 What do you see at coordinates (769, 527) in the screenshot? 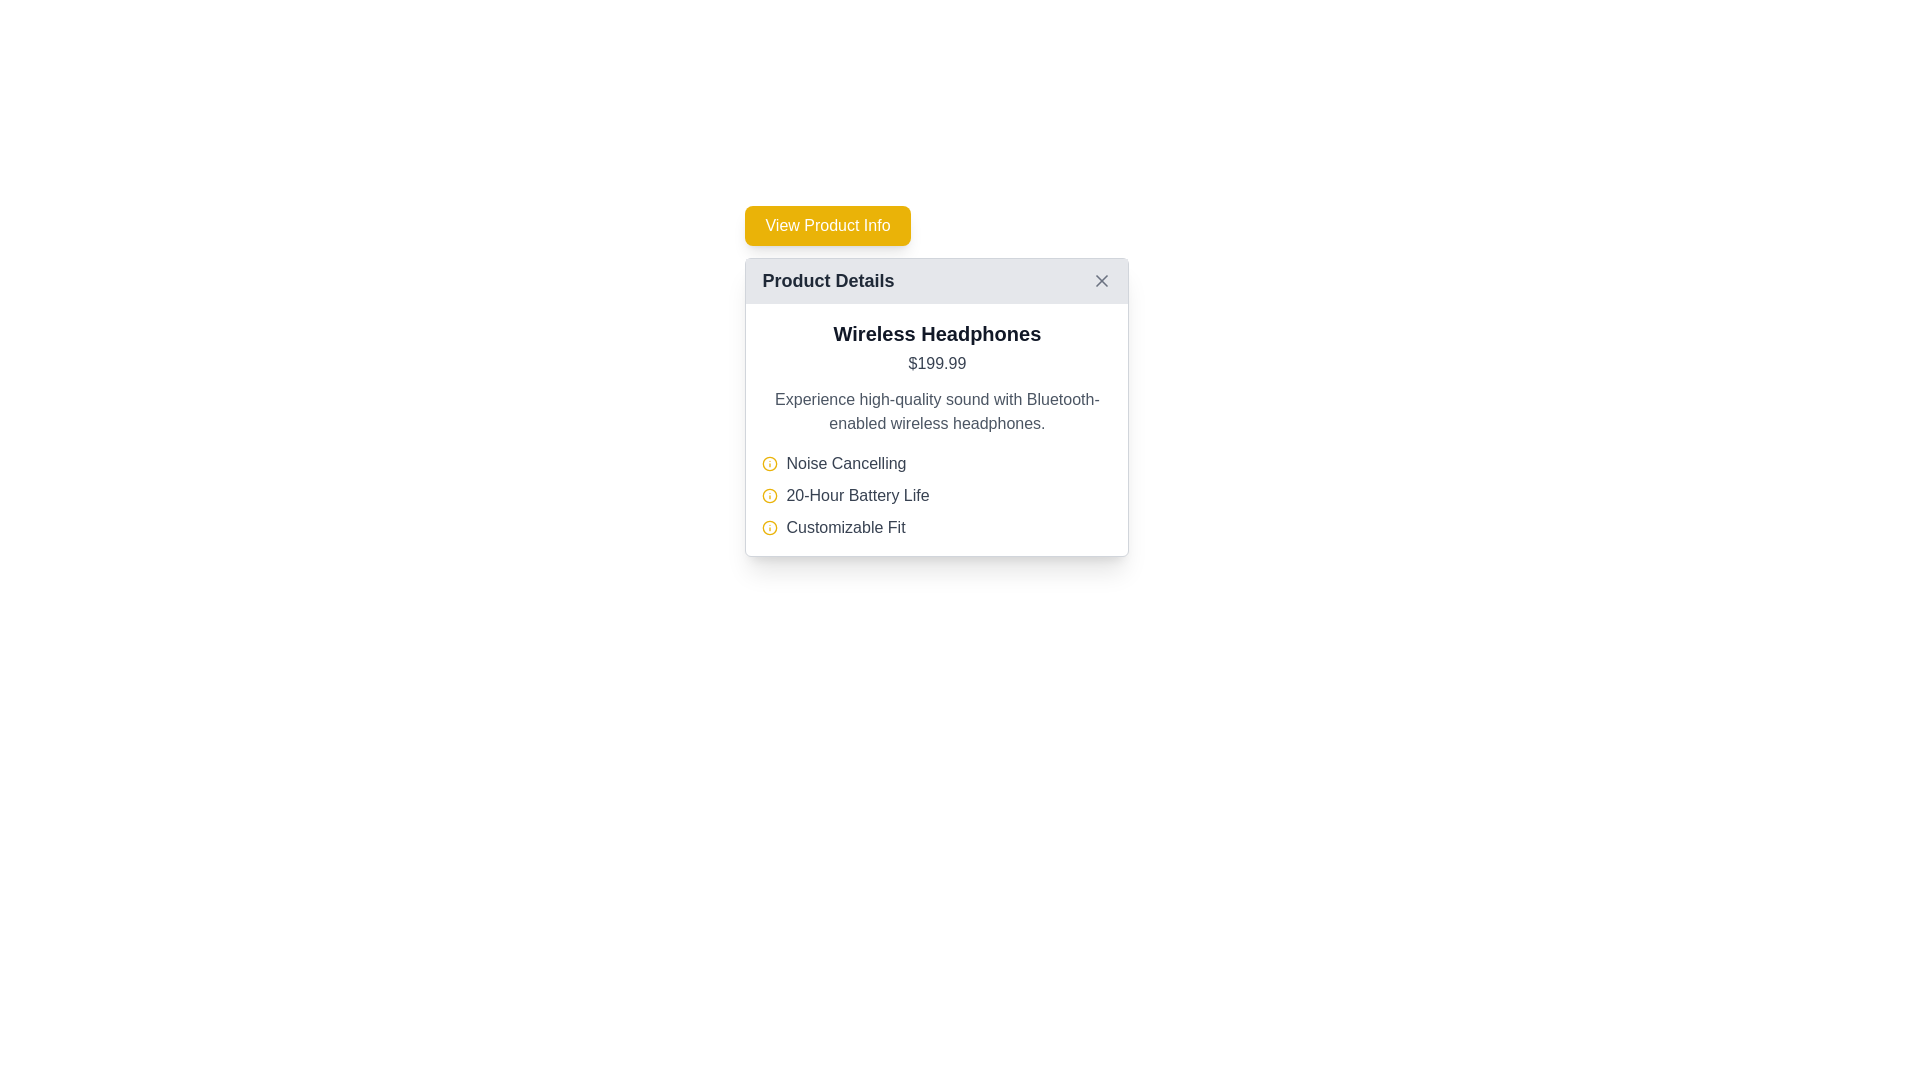
I see `the information icon located to the left of the 'Customizable Fit' feature text` at bounding box center [769, 527].